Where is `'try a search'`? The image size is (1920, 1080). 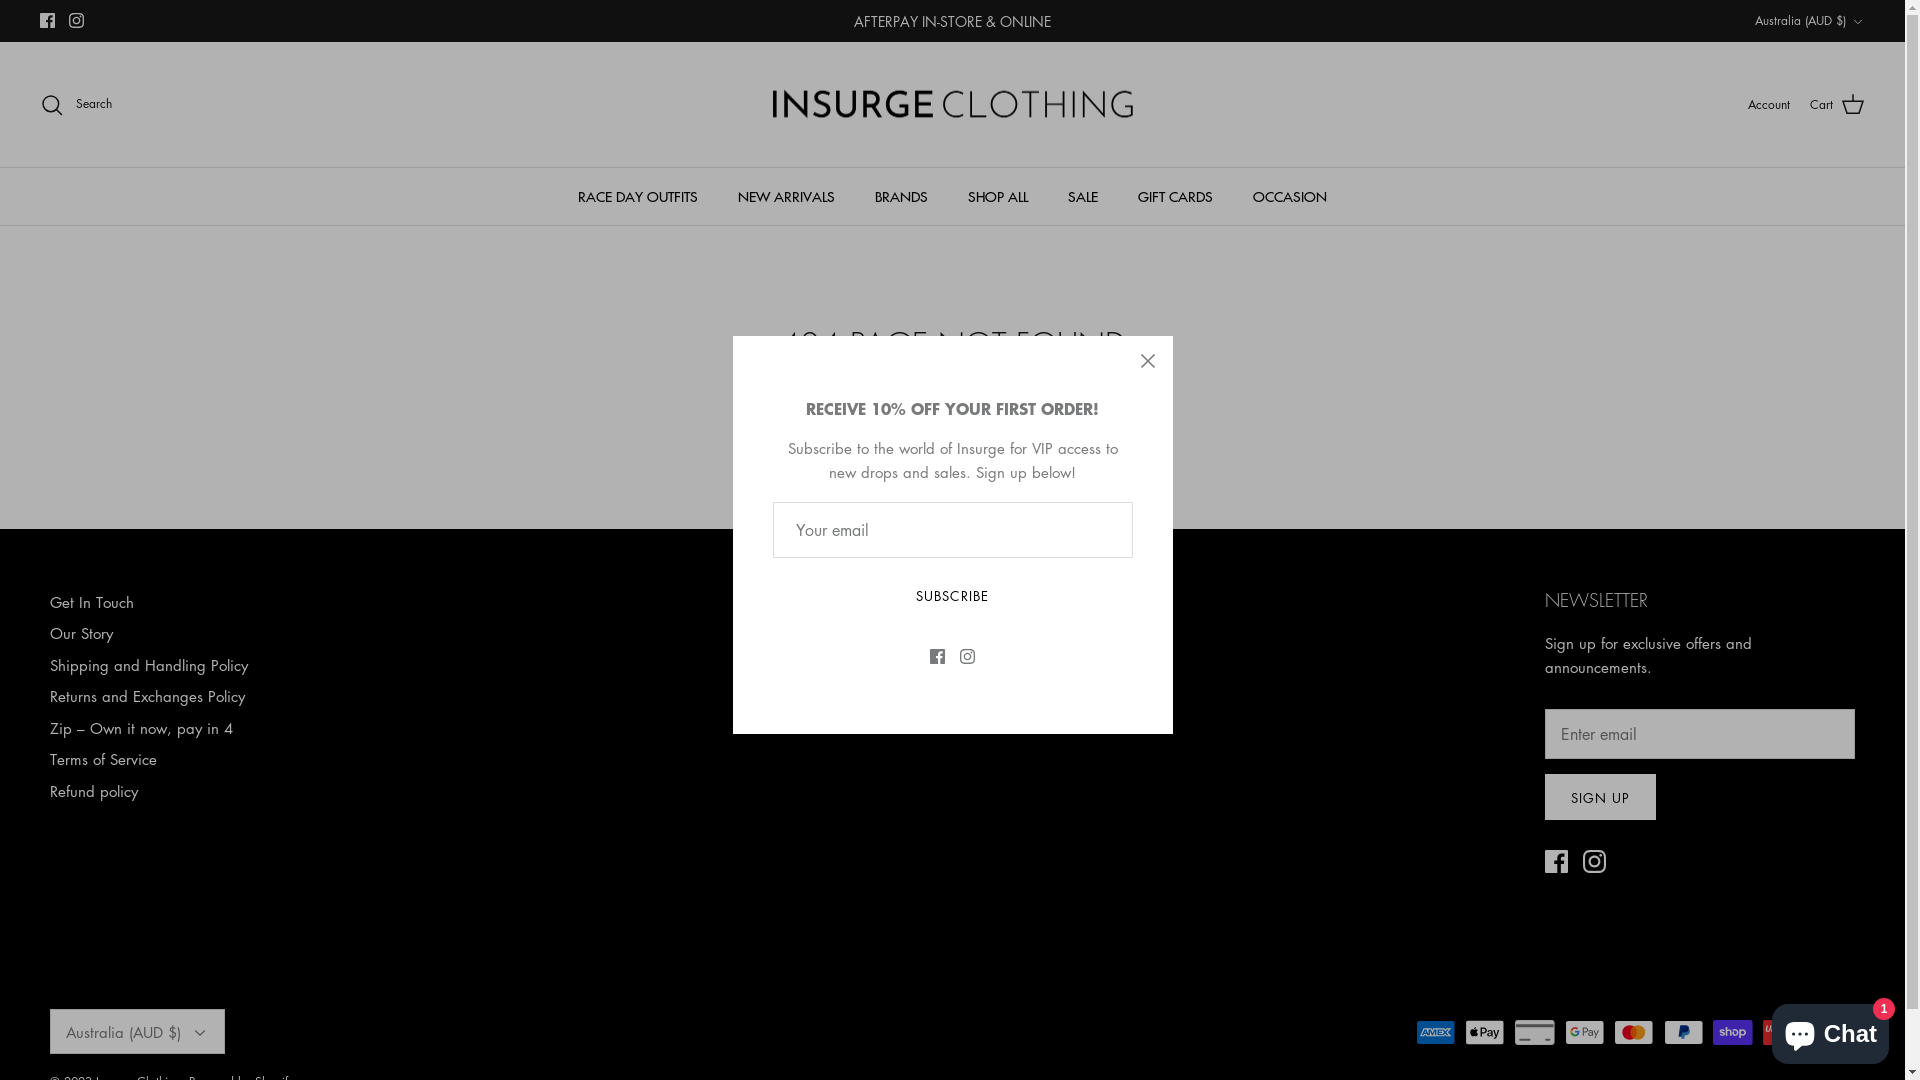
'try a search' is located at coordinates (1099, 415).